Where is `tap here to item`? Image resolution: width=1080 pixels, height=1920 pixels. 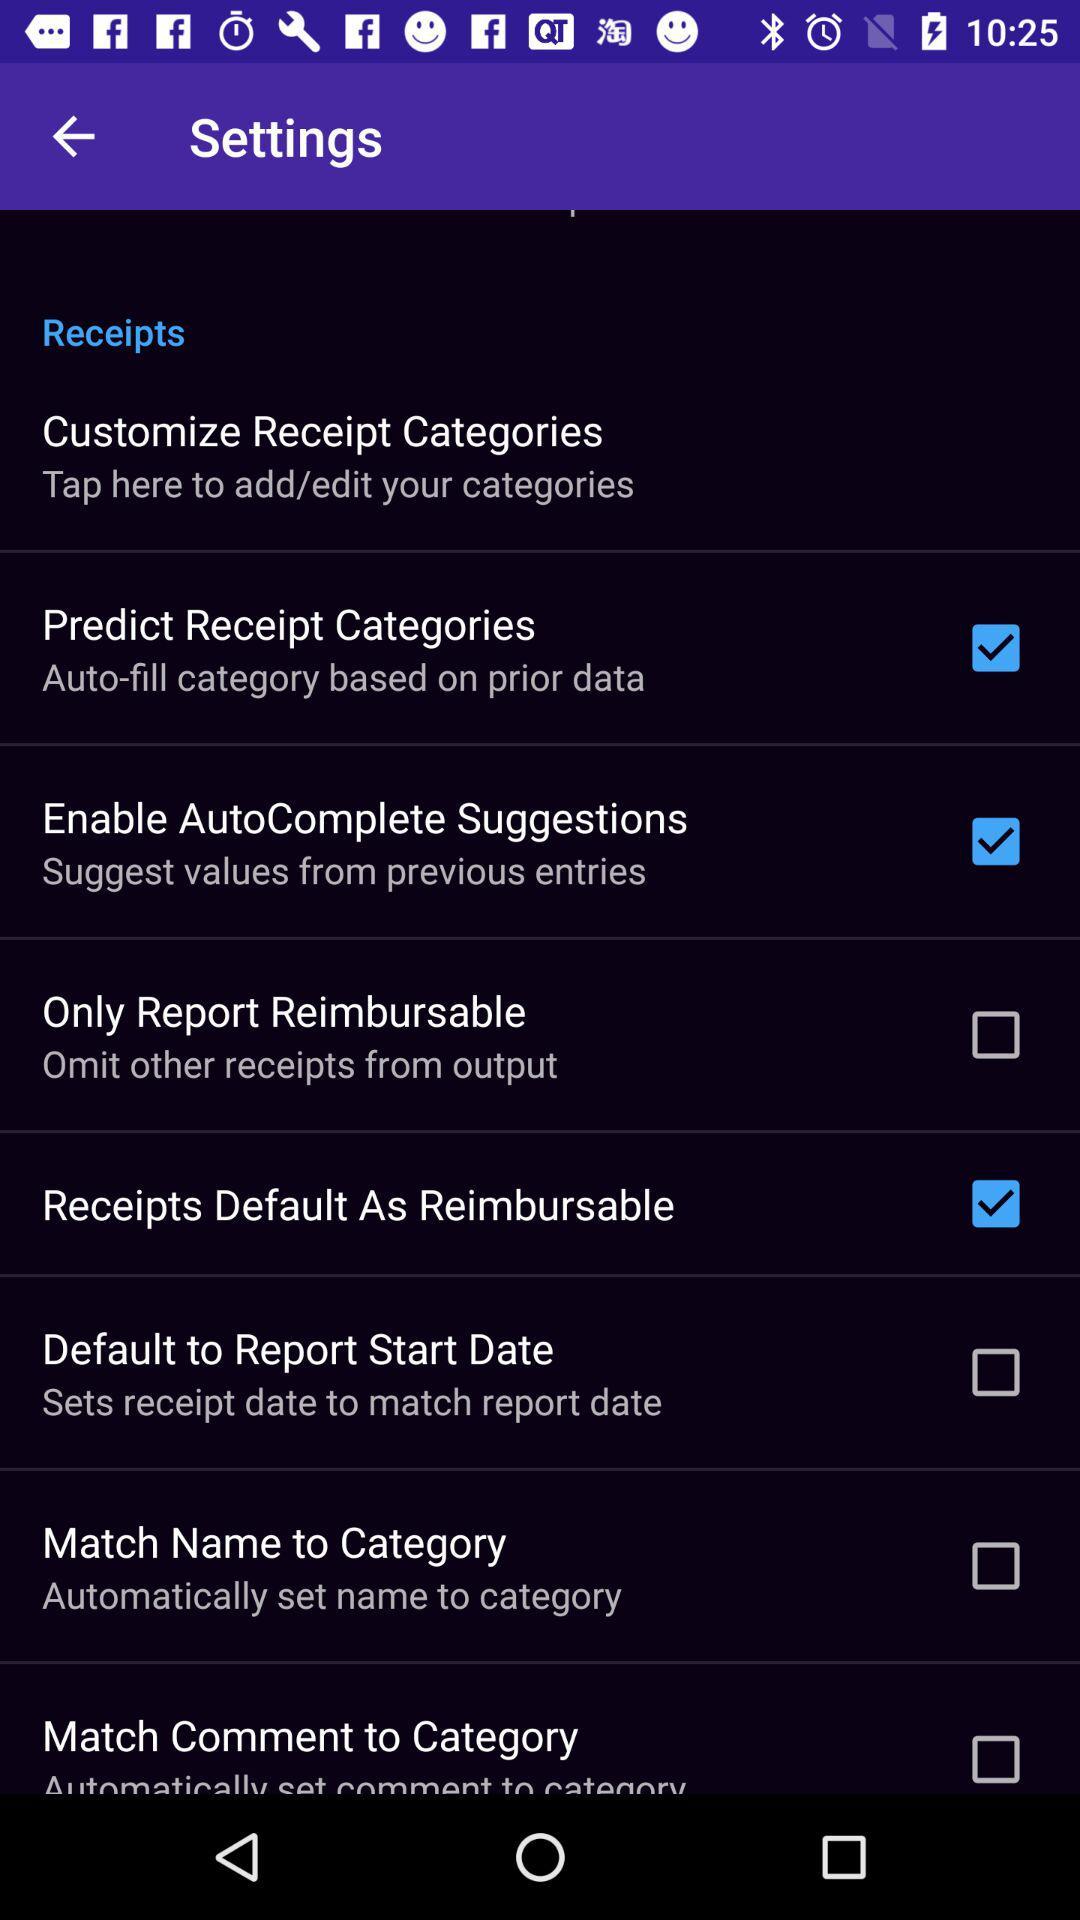
tap here to item is located at coordinates (337, 483).